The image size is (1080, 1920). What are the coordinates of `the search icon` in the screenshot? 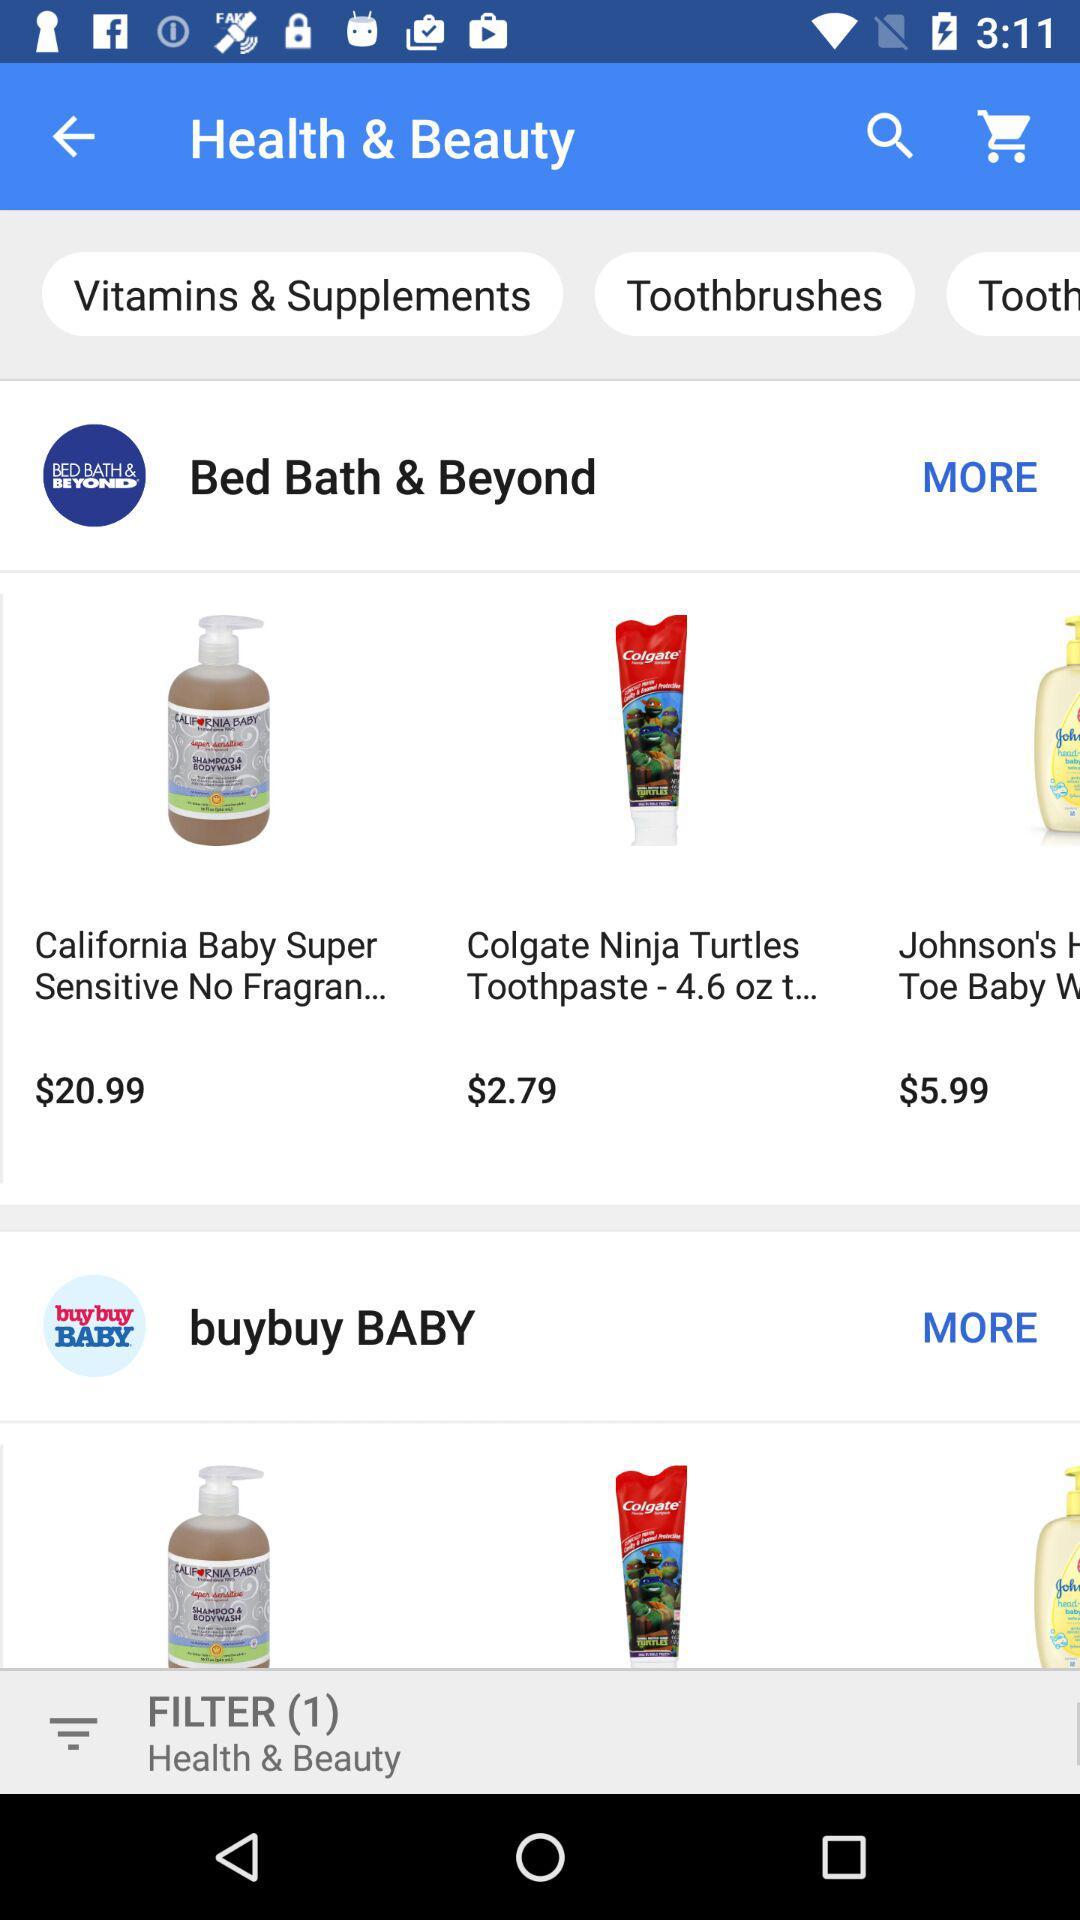 It's located at (890, 136).